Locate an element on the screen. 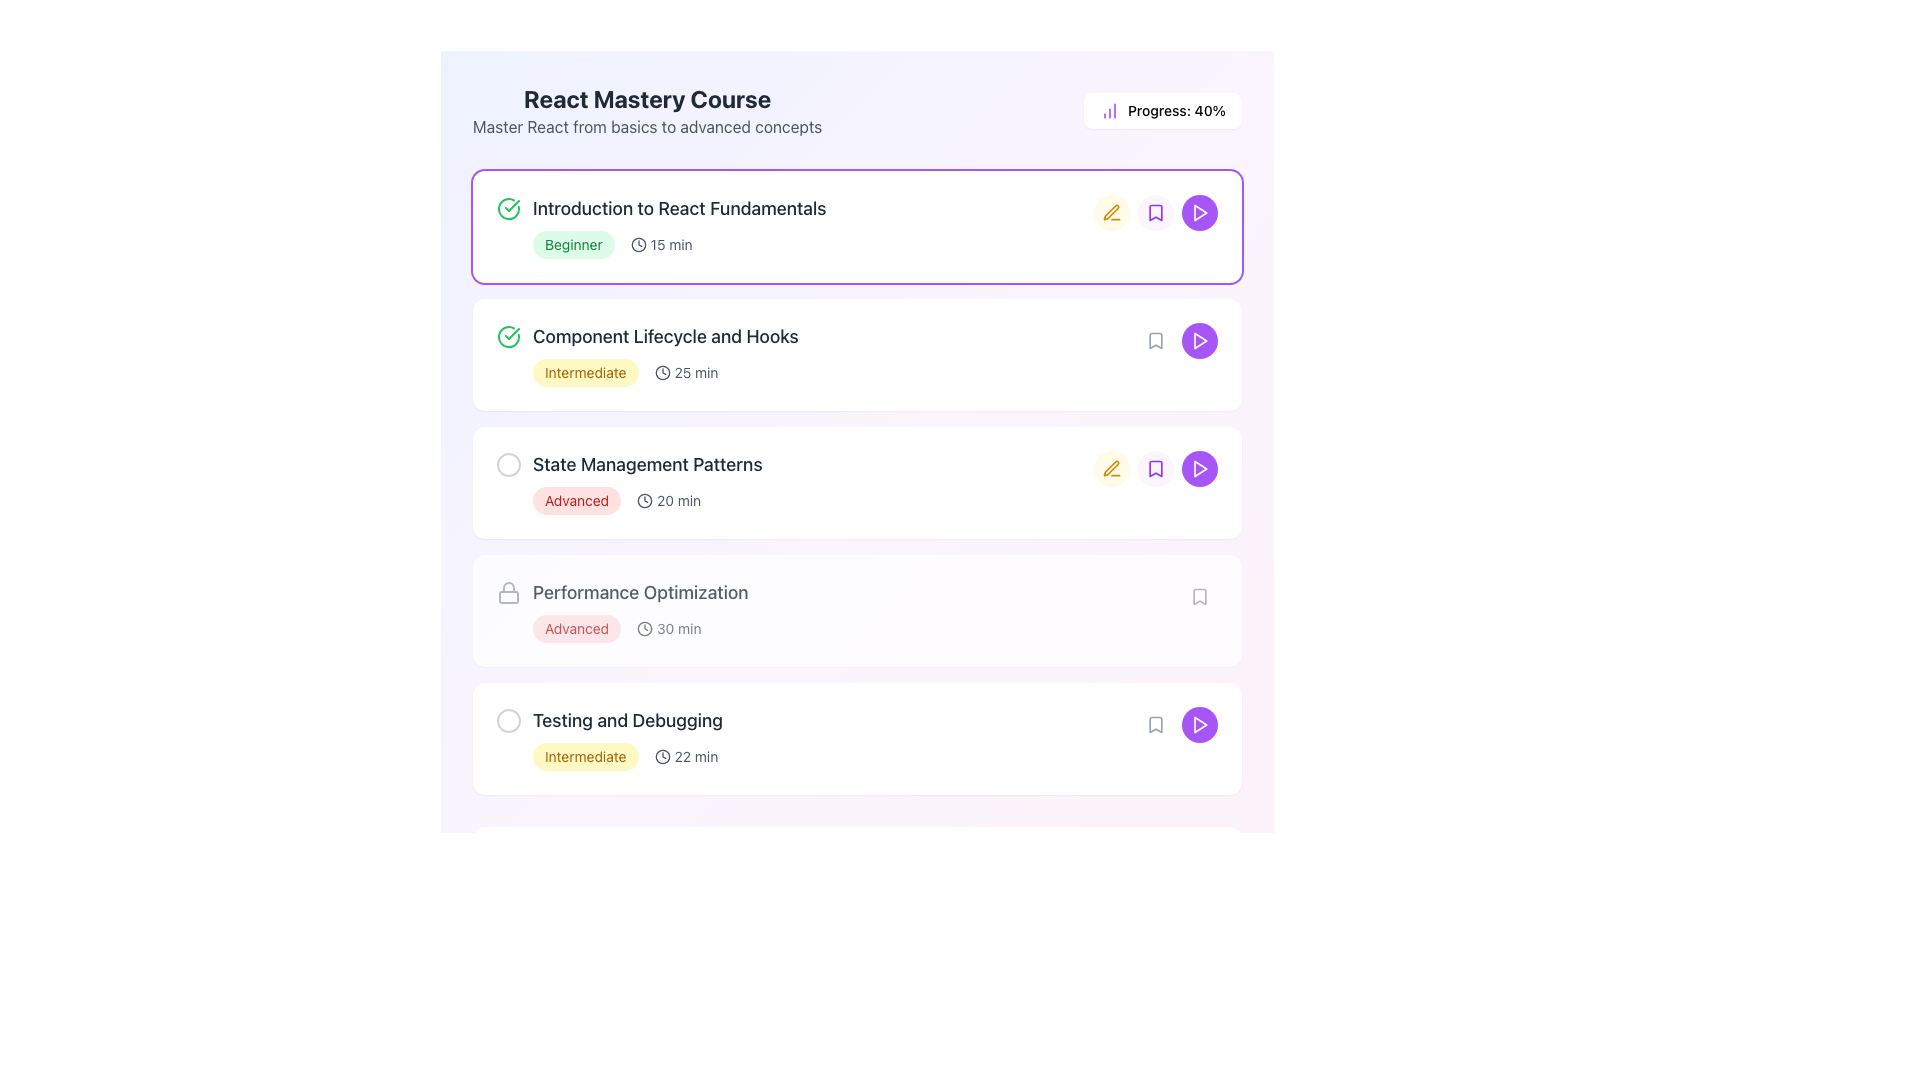 The height and width of the screenshot is (1080, 1920). the Label displaying a time duration of '25 min', which is styled in smaller dark gray text and located to the right of a yellow badge labeled 'Intermediate' is located at coordinates (686, 373).